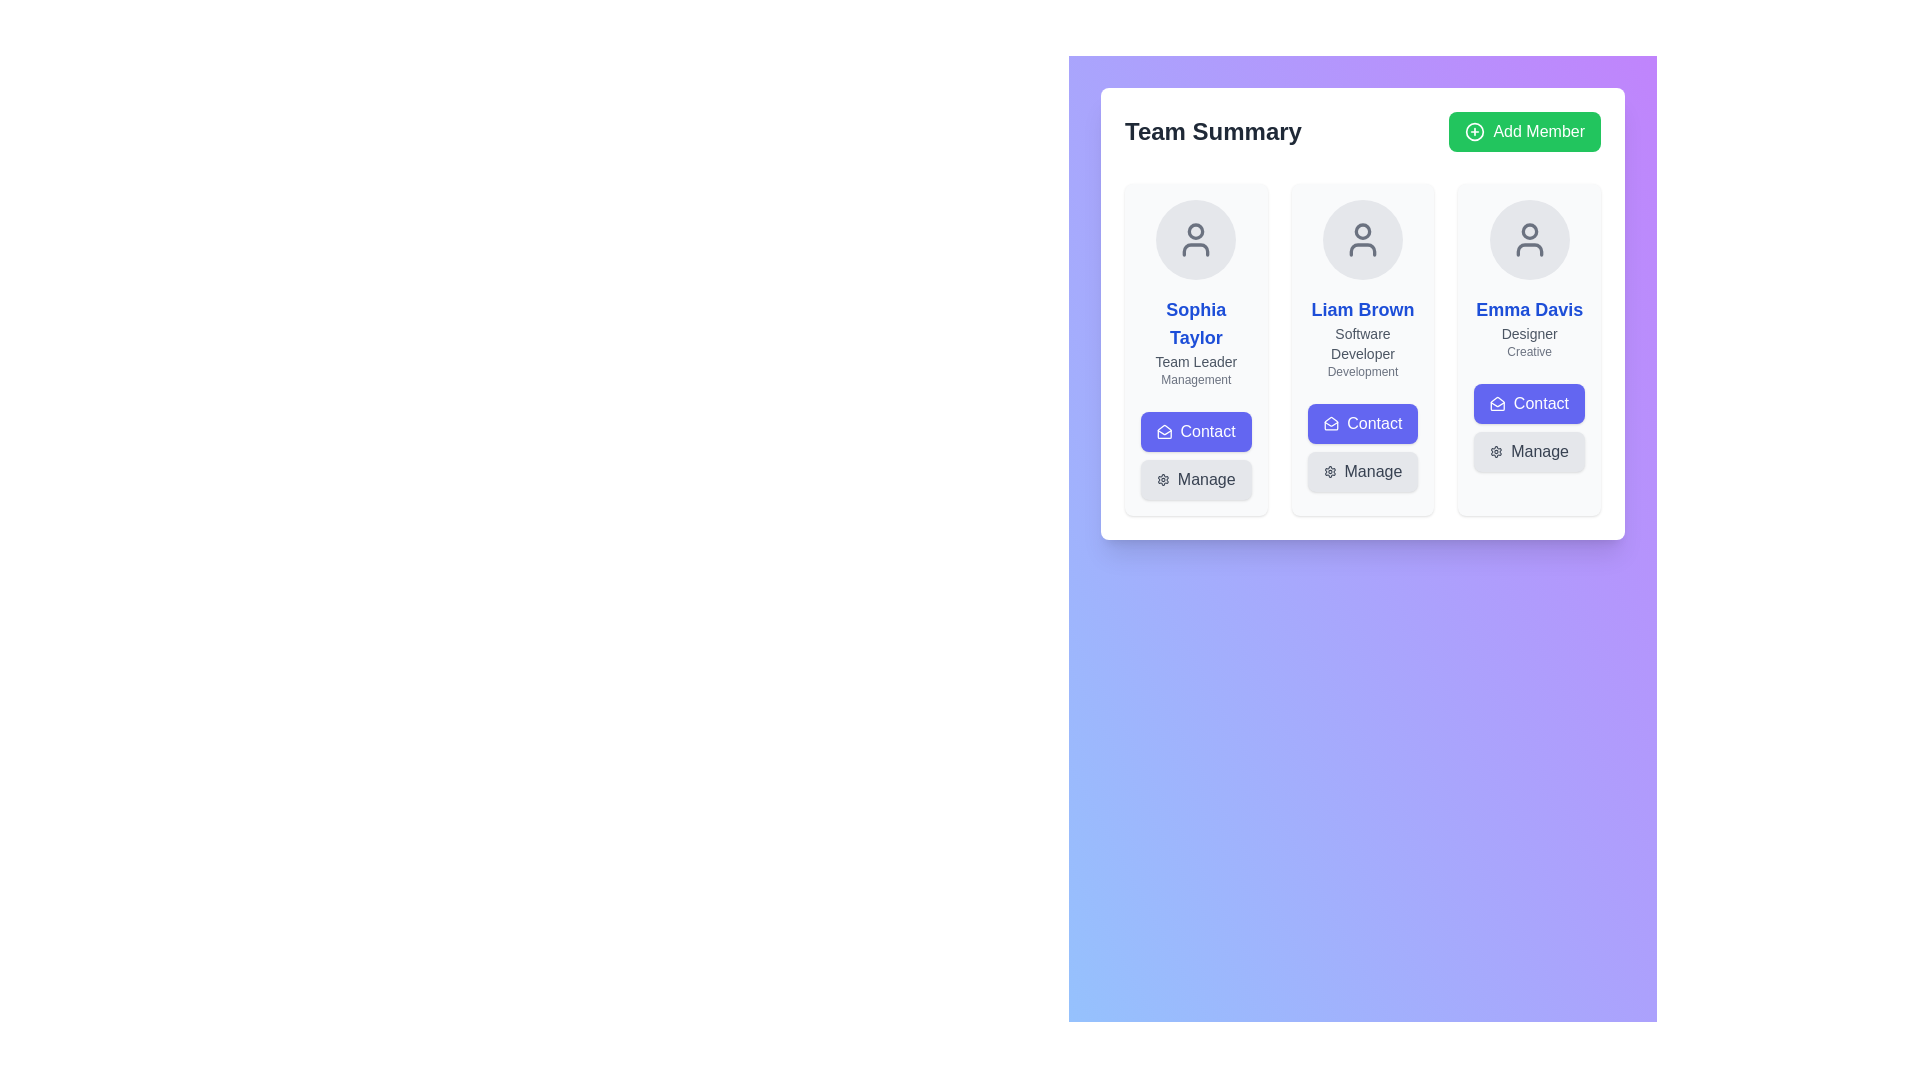  I want to click on the text label indicating the departmental role 'Development' associated with Liam Brown, located below the 'Software Developer' label and above the 'Contact' and 'Manage' buttons, so click(1362, 371).